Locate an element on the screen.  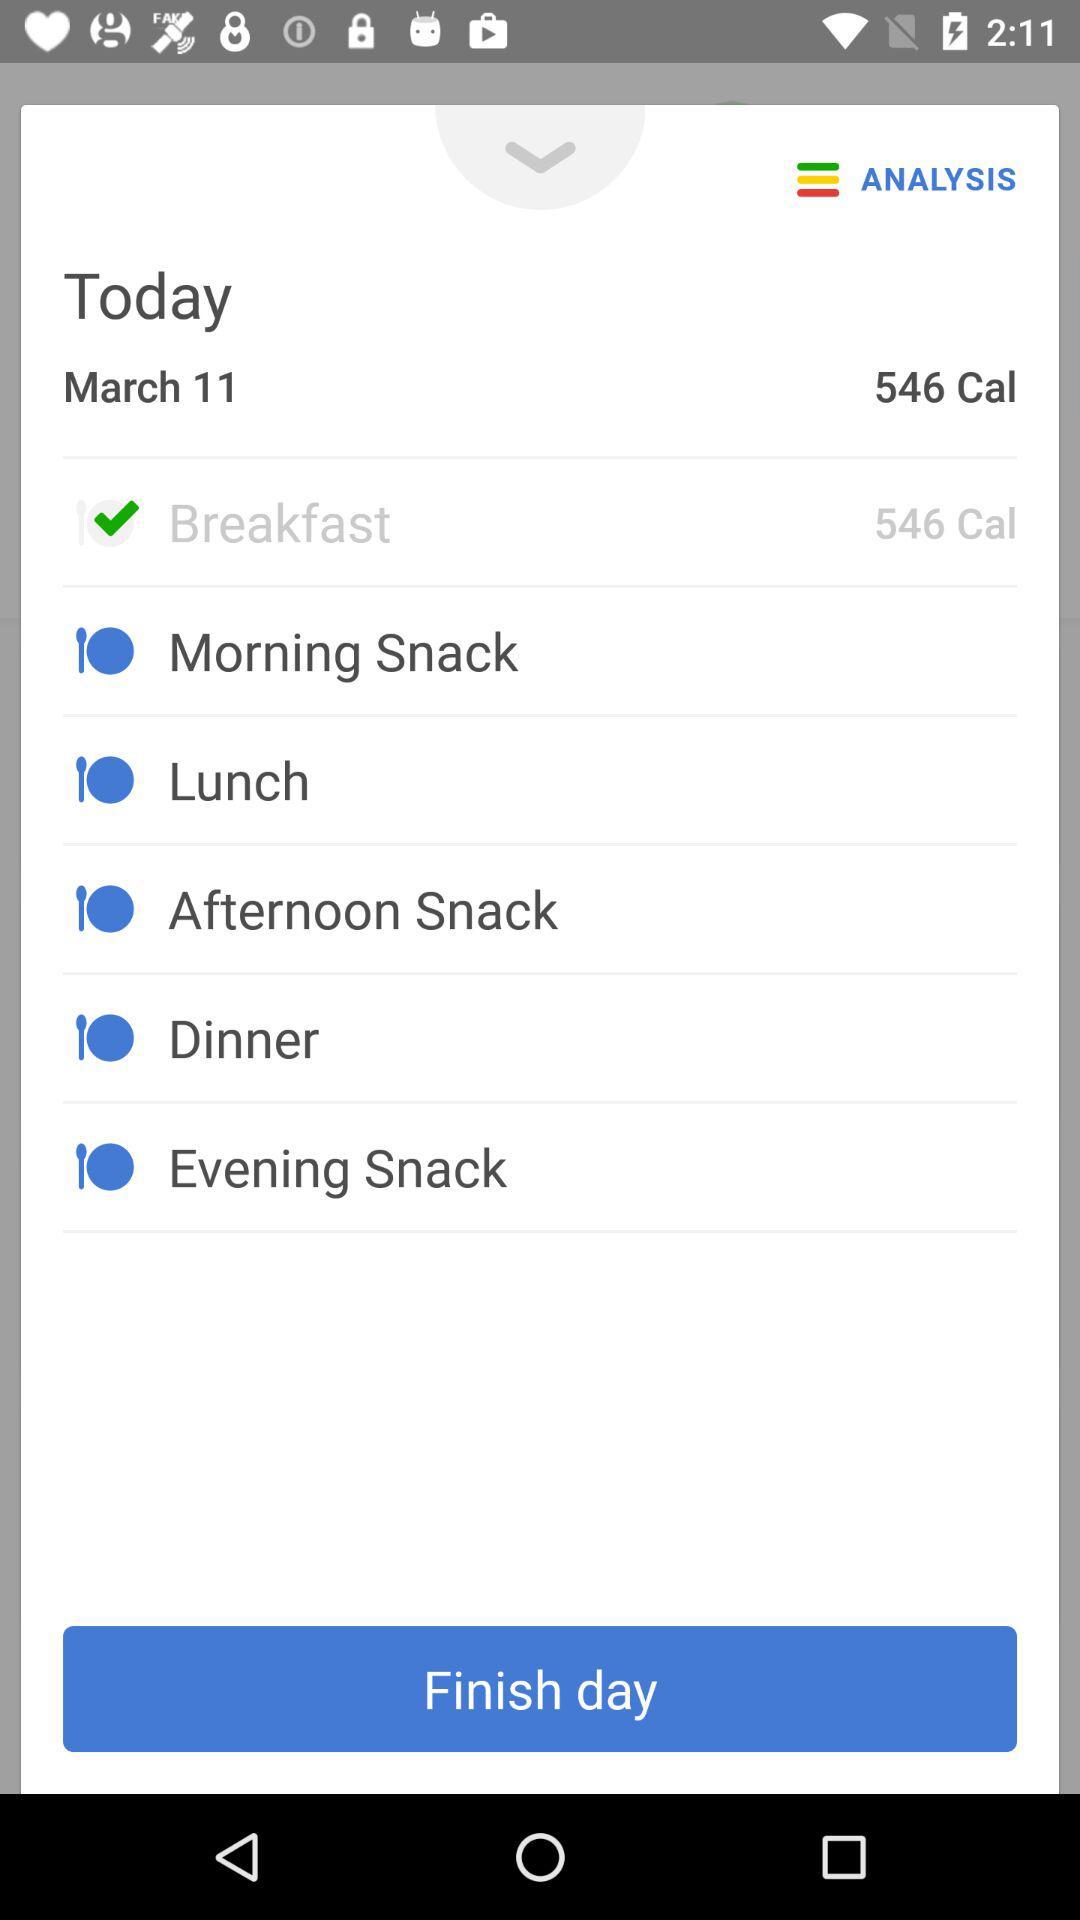
the item next to 546 cal icon is located at coordinates (519, 521).